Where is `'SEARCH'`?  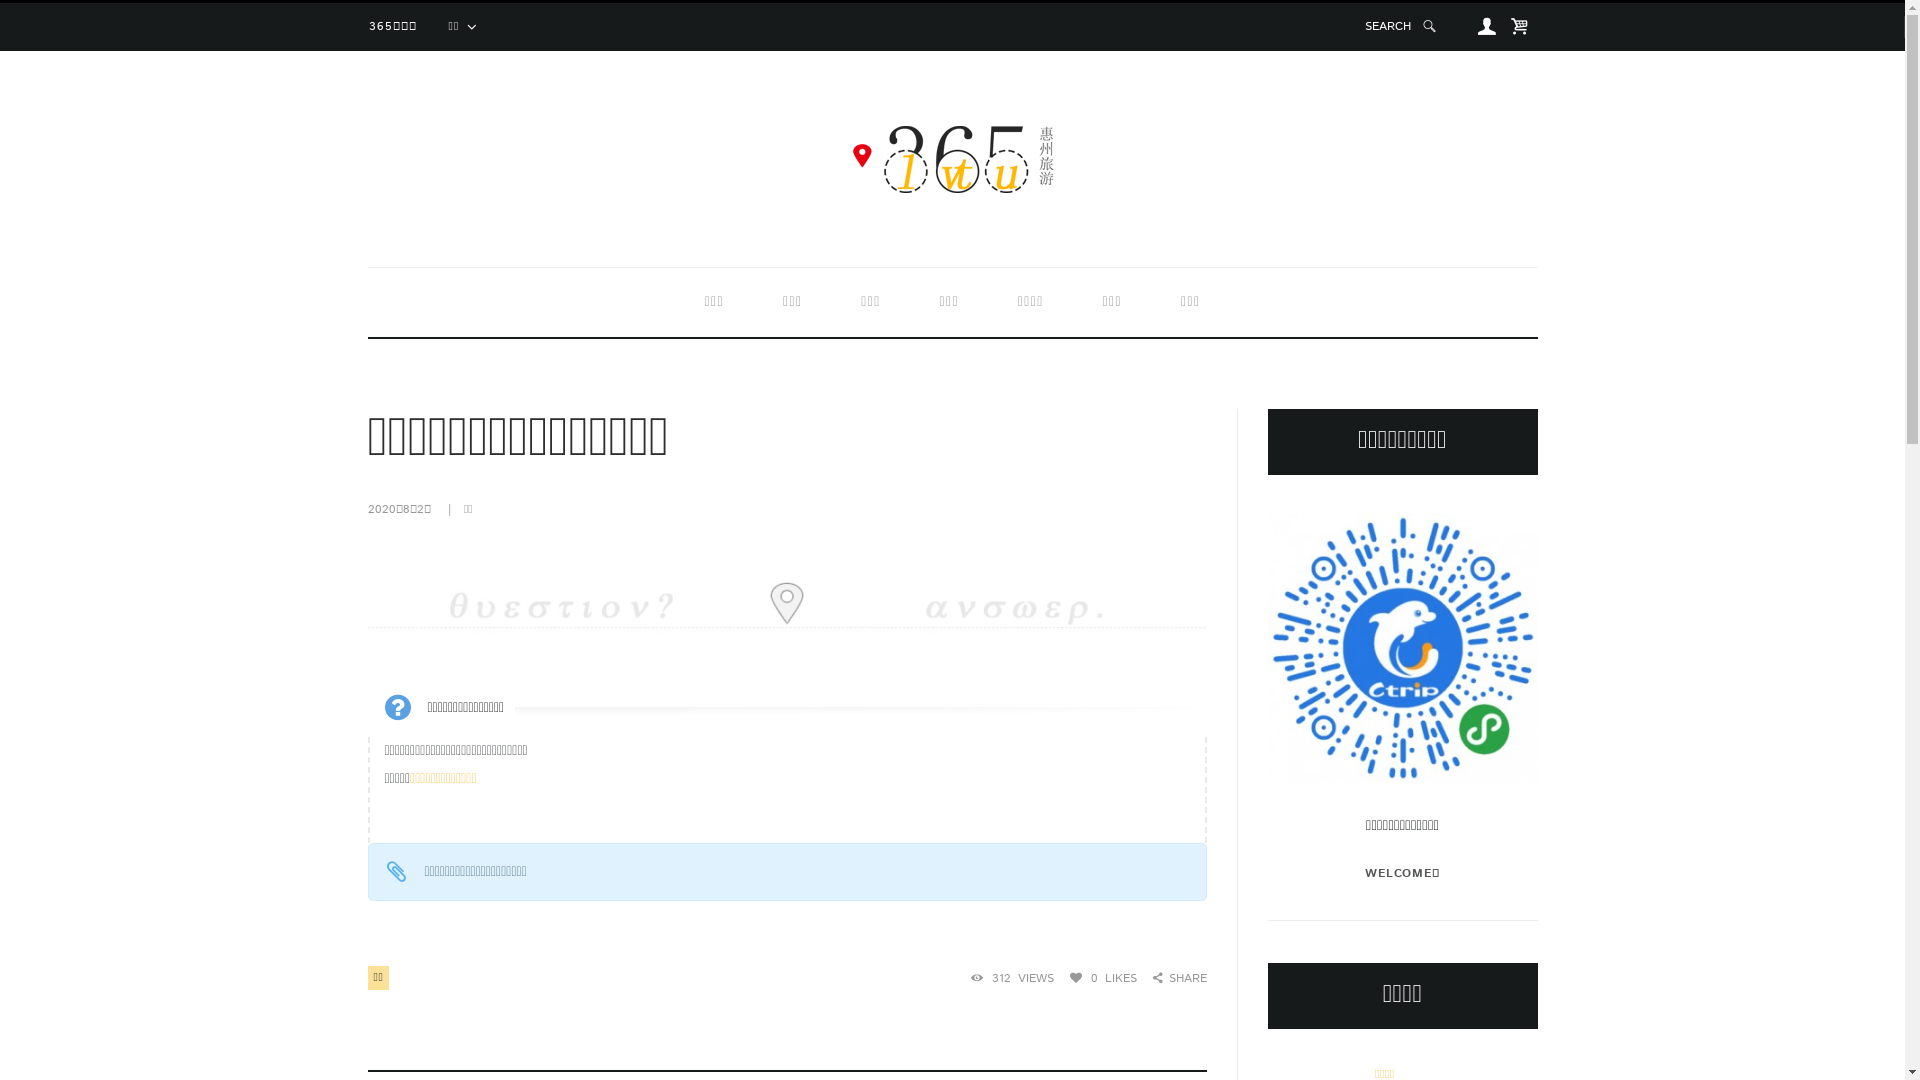 'SEARCH' is located at coordinates (1400, 26).